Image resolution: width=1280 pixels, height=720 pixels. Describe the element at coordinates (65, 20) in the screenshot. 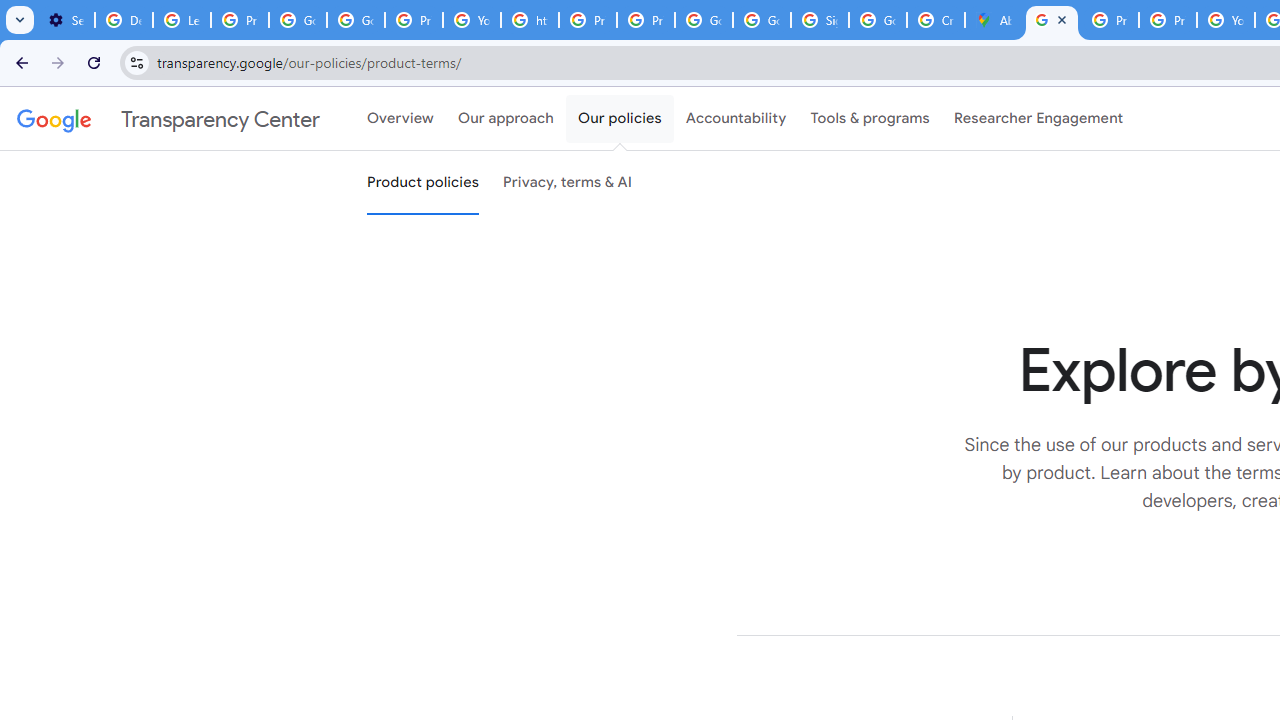

I see `'Settings - On startup'` at that location.